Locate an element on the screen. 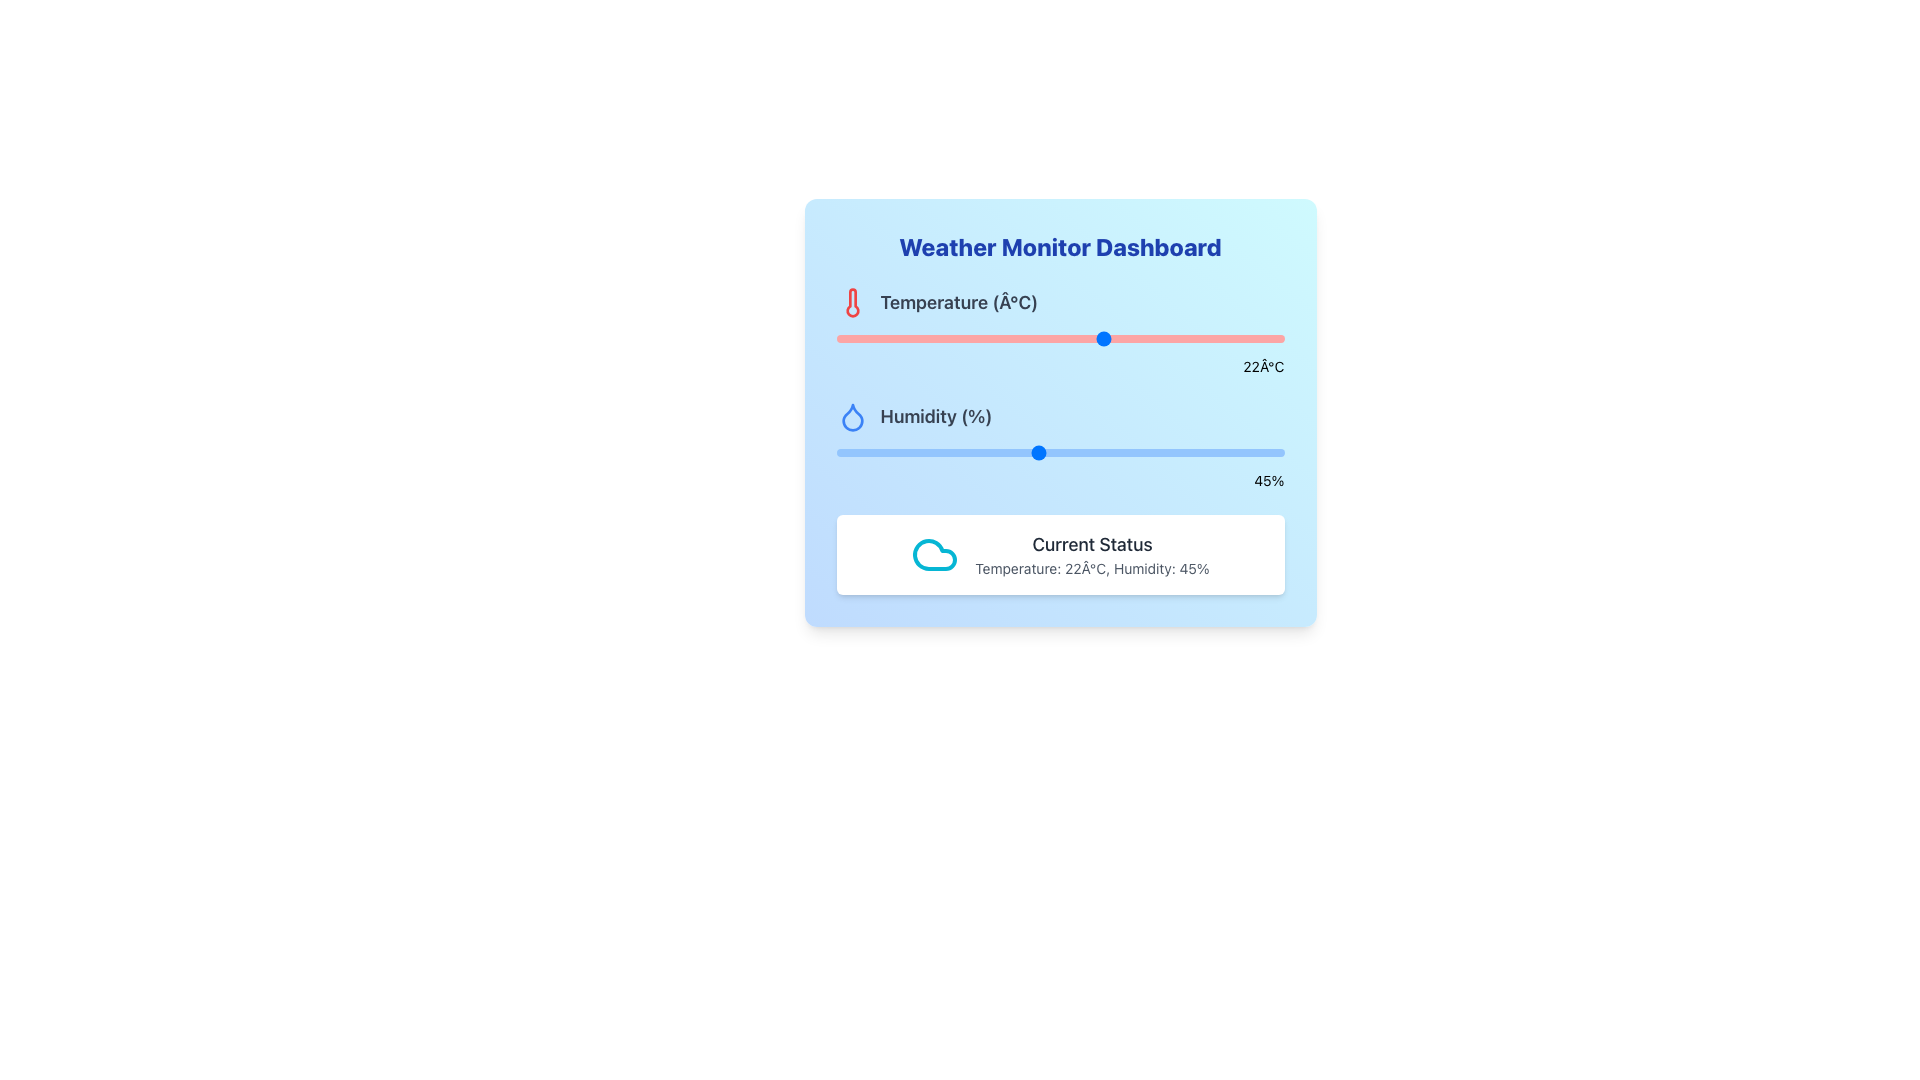 This screenshot has height=1080, width=1920. the track of the temperature range slider located below the 'Temperature (°C)' label and red thermometer icon in the 'Weather Monitor Dashboard' card to set the position is located at coordinates (1059, 338).